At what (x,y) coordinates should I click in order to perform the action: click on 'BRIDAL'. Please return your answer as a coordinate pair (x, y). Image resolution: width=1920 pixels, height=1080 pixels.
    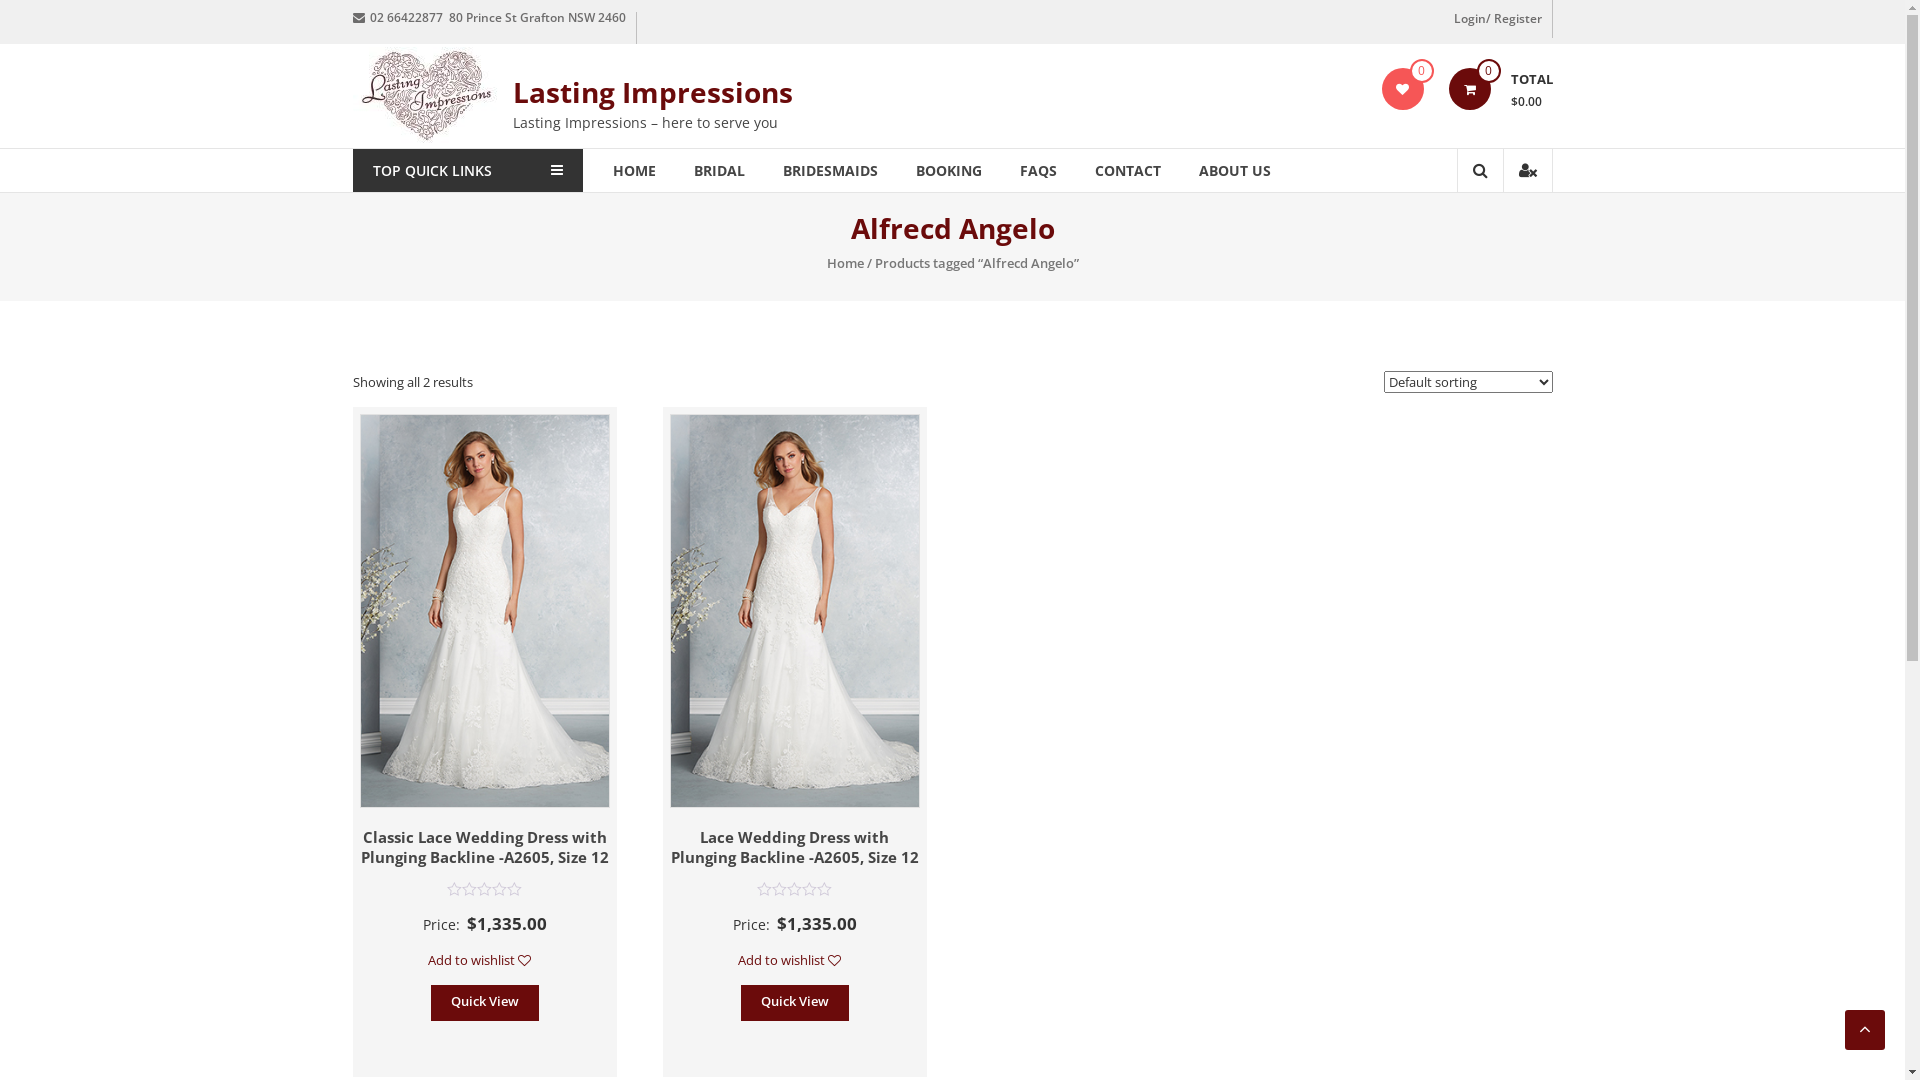
    Looking at the image, I should click on (694, 169).